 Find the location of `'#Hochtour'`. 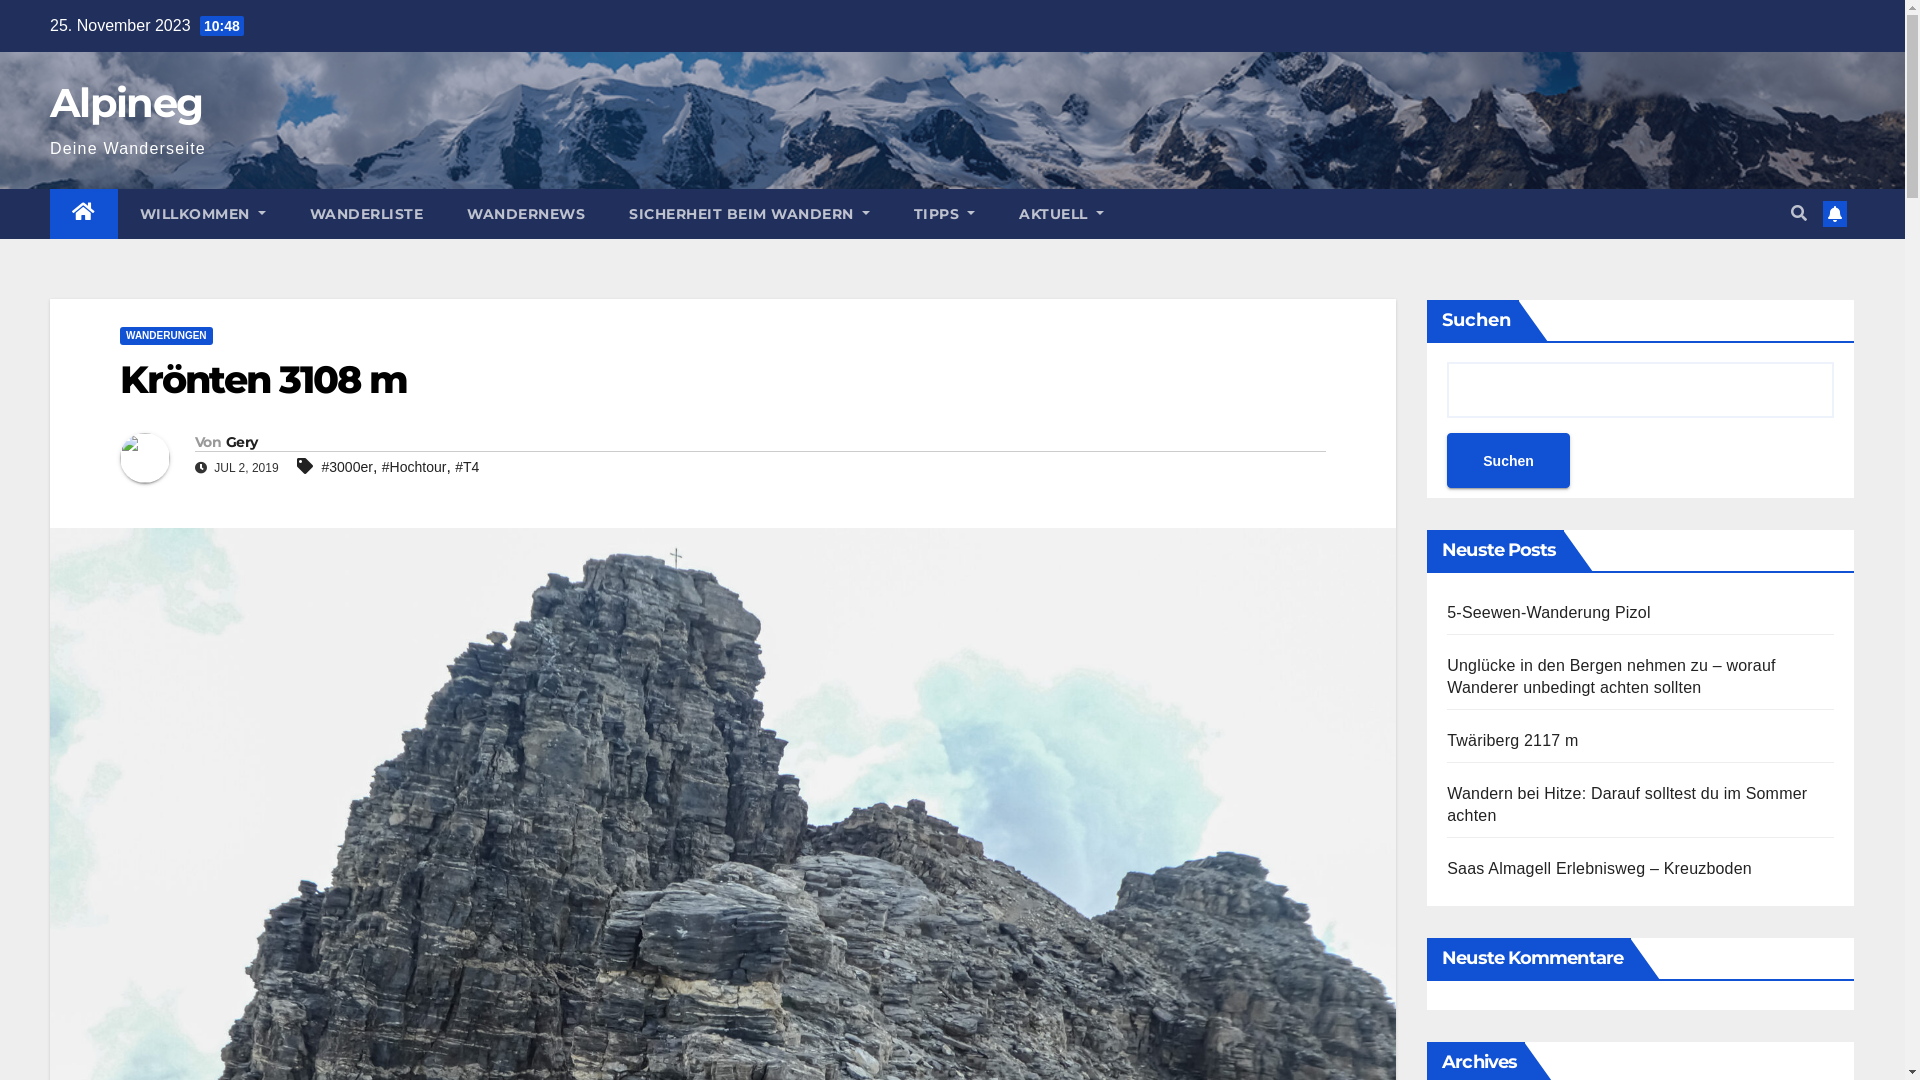

'#Hochtour' is located at coordinates (413, 466).